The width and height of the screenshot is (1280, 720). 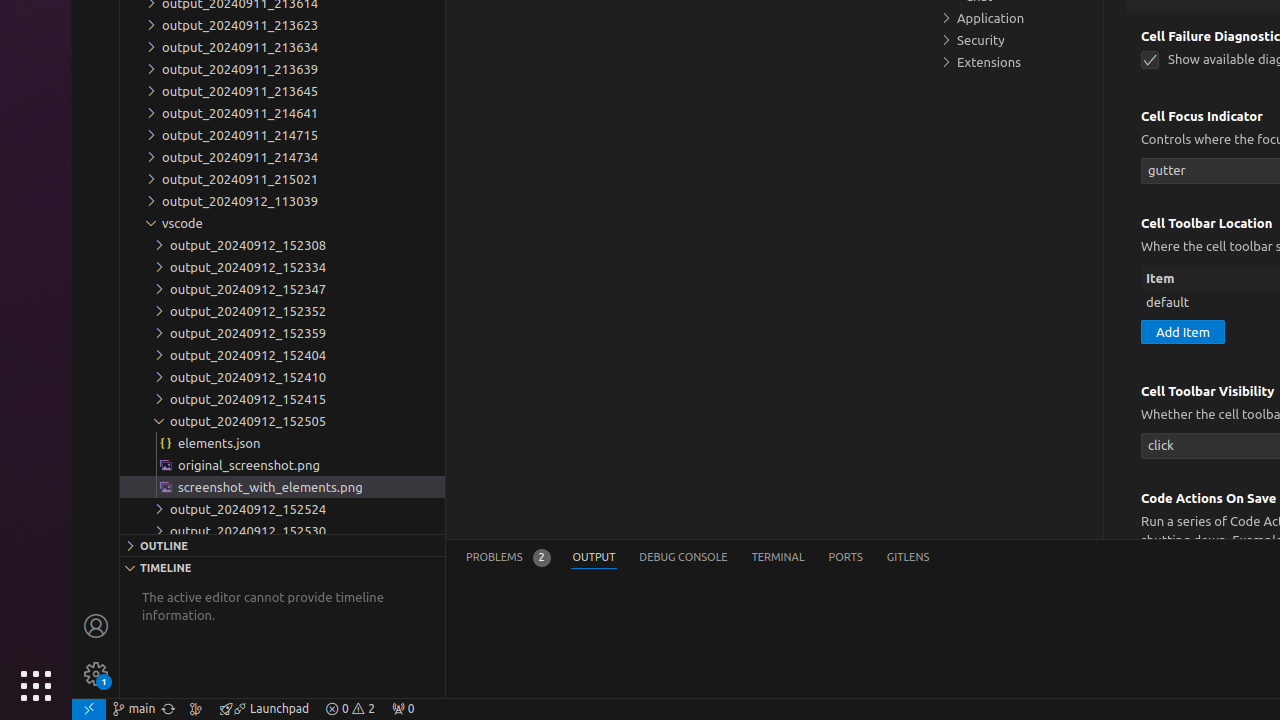 What do you see at coordinates (281, 399) in the screenshot?
I see `'output_20240912_152415'` at bounding box center [281, 399].